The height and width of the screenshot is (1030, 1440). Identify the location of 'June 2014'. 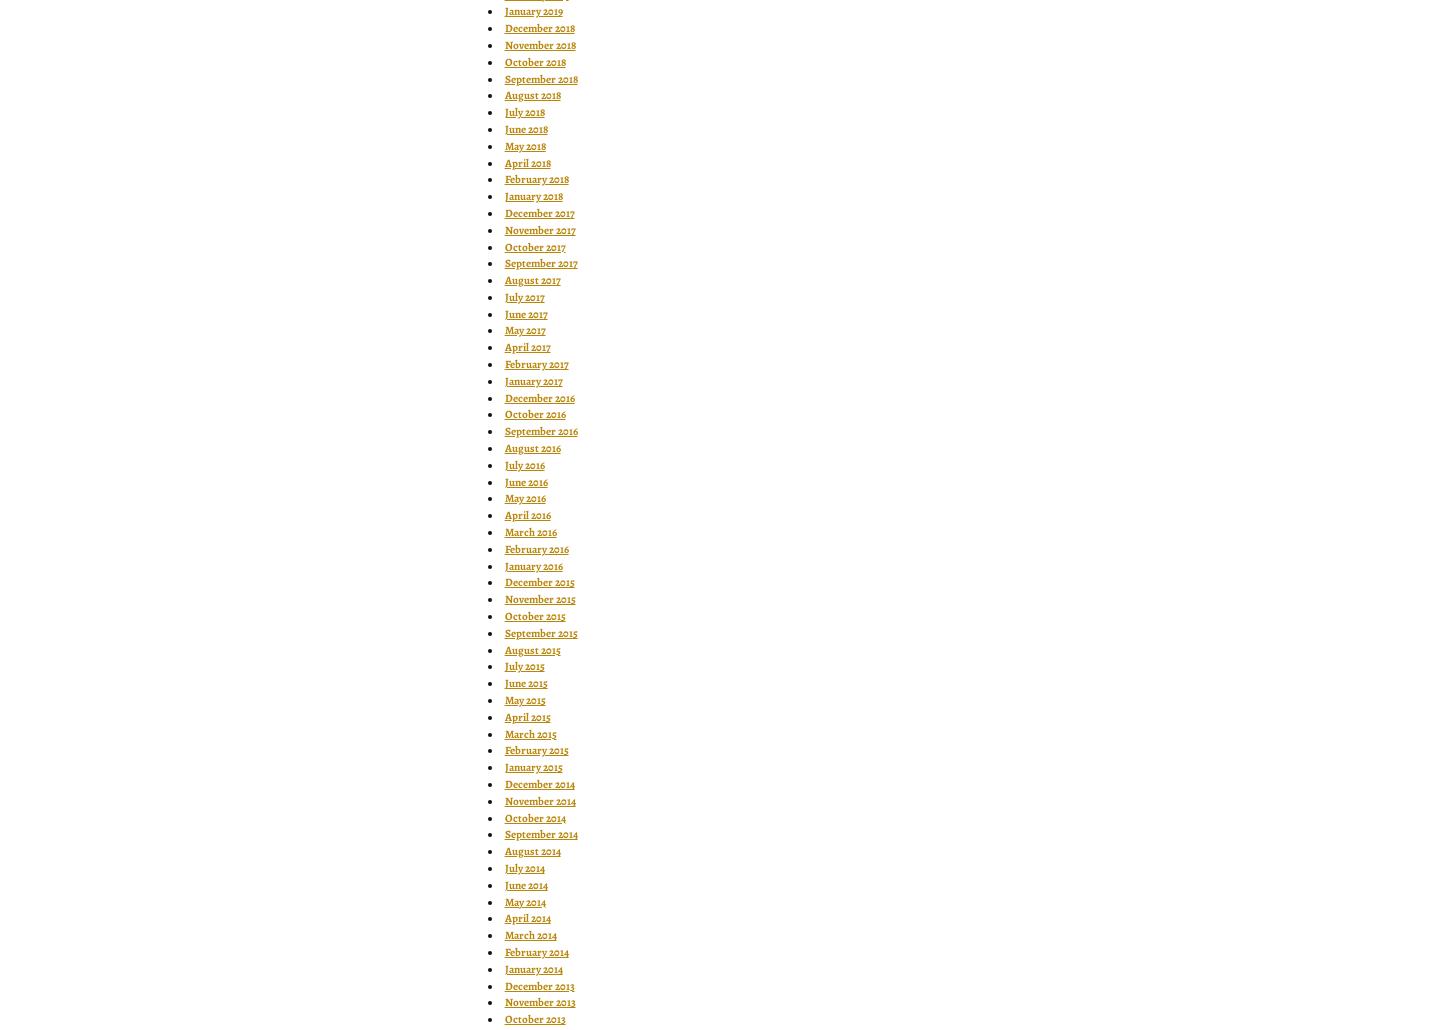
(524, 884).